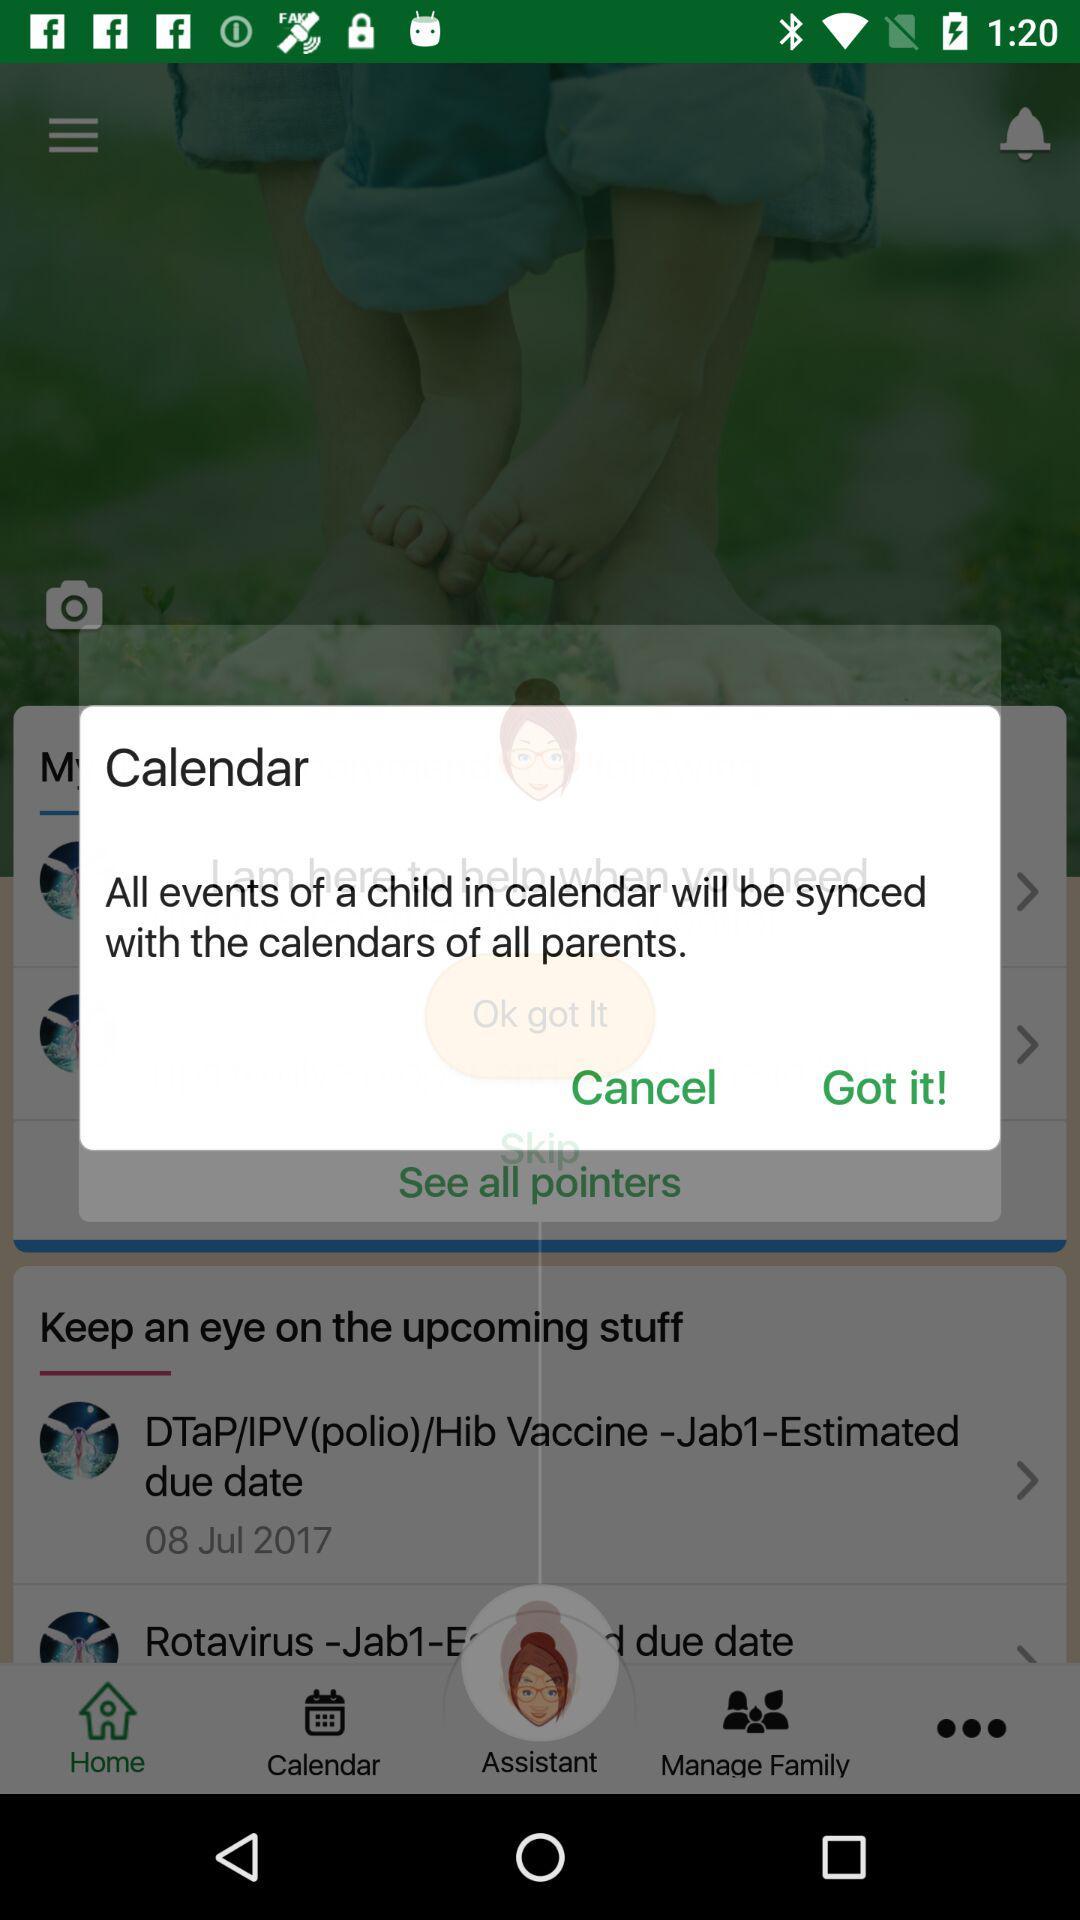 The image size is (1080, 1920). What do you see at coordinates (643, 1088) in the screenshot?
I see `the item below all events of icon` at bounding box center [643, 1088].